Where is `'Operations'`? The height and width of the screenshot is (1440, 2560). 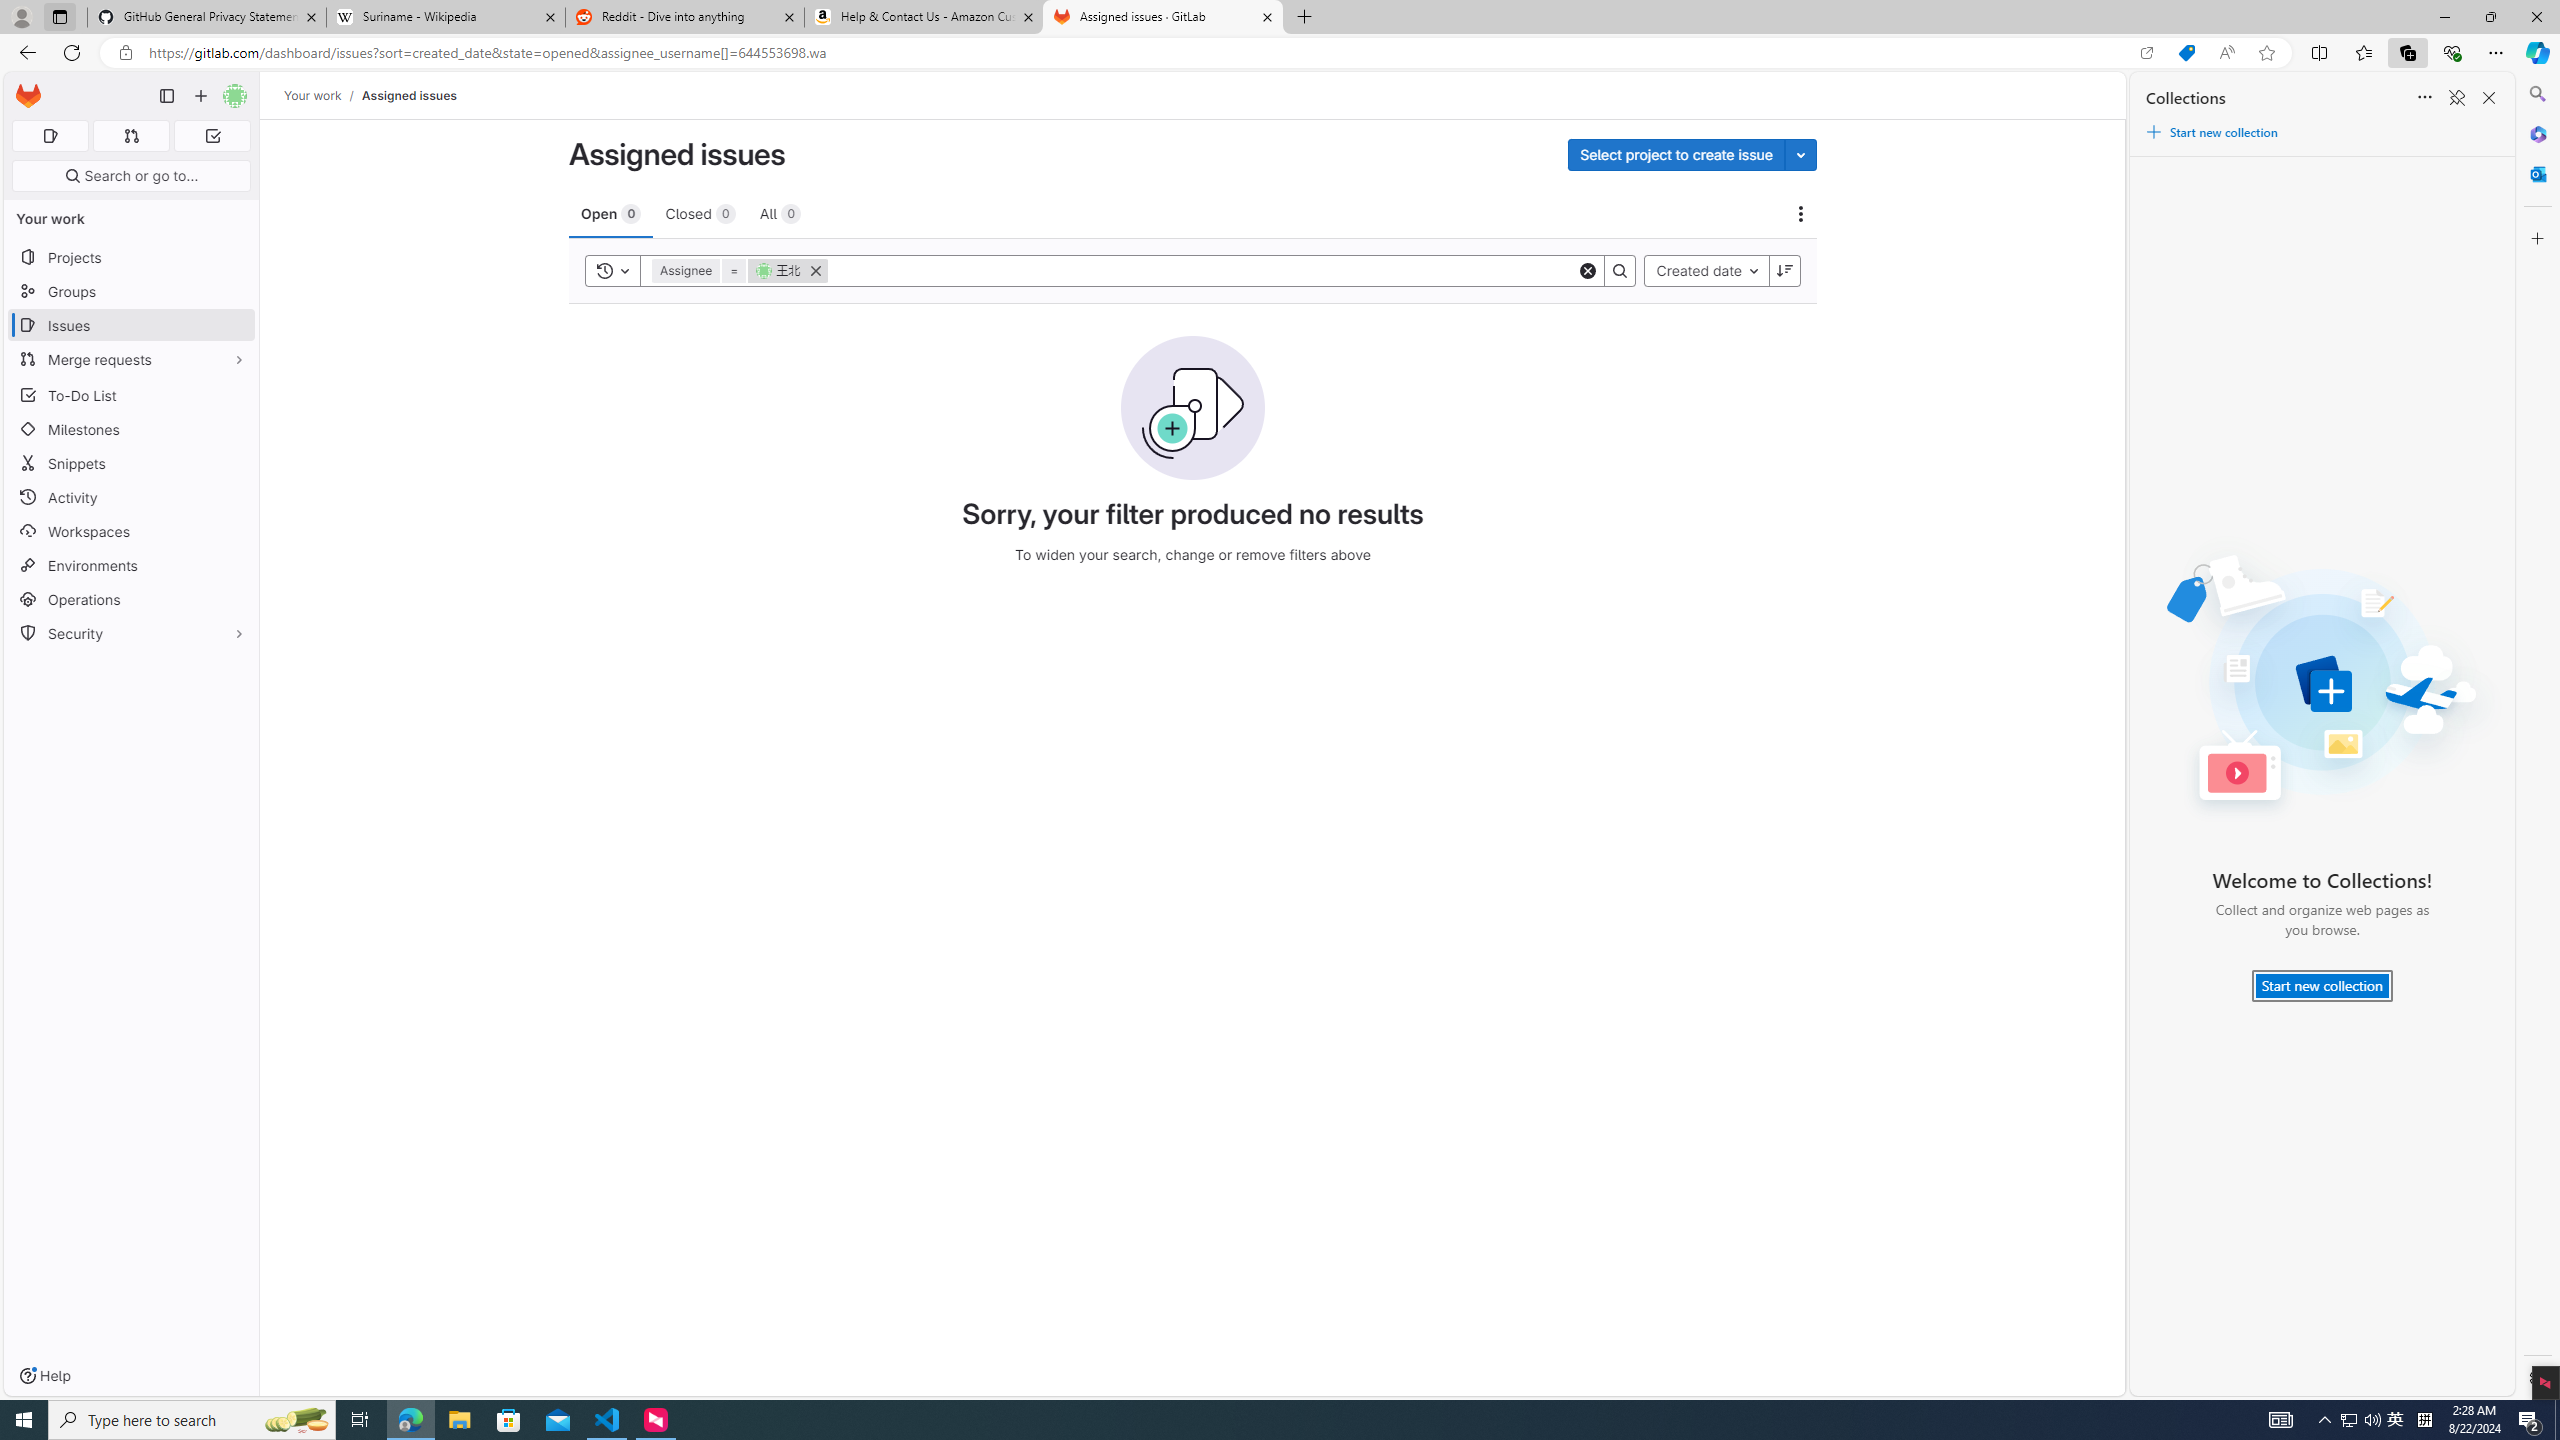 'Operations' is located at coordinates (130, 598).